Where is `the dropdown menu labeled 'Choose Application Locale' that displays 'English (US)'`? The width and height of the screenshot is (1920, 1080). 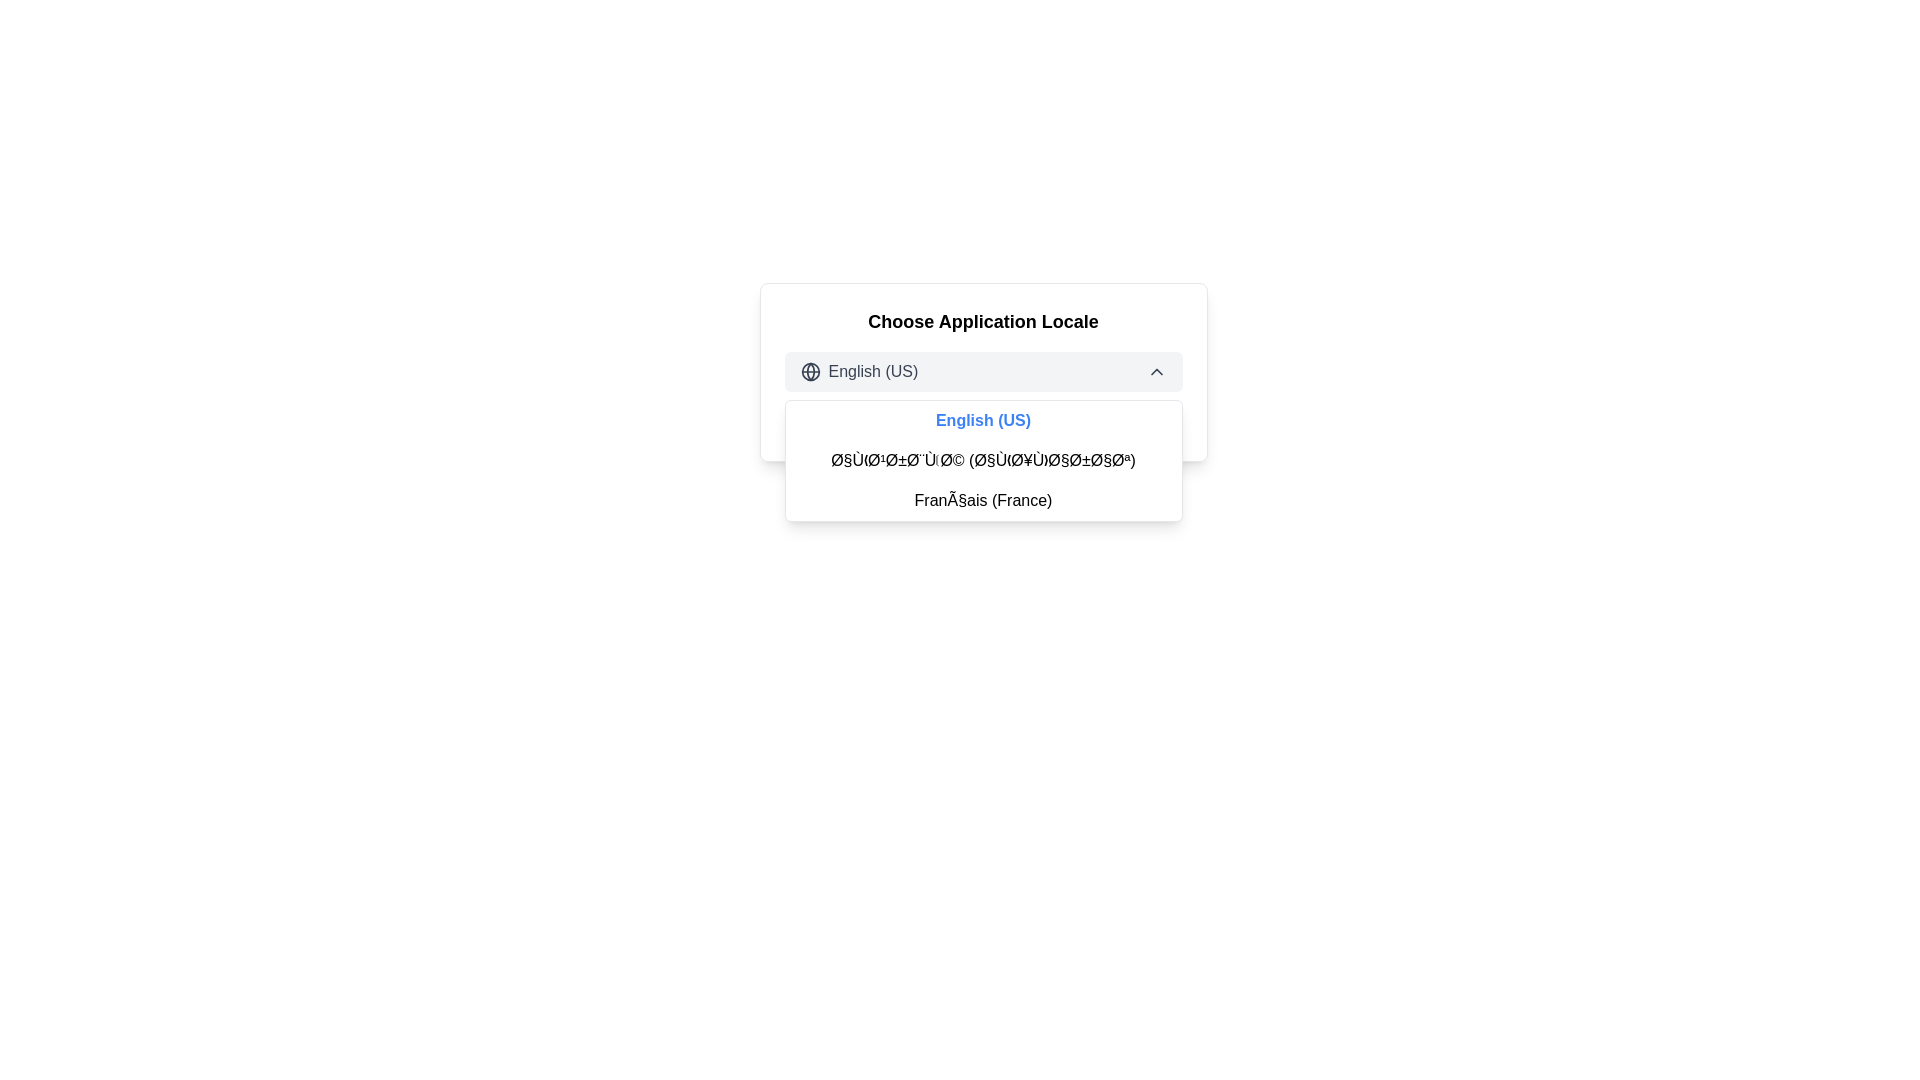 the dropdown menu labeled 'Choose Application Locale' that displays 'English (US)' is located at coordinates (983, 372).